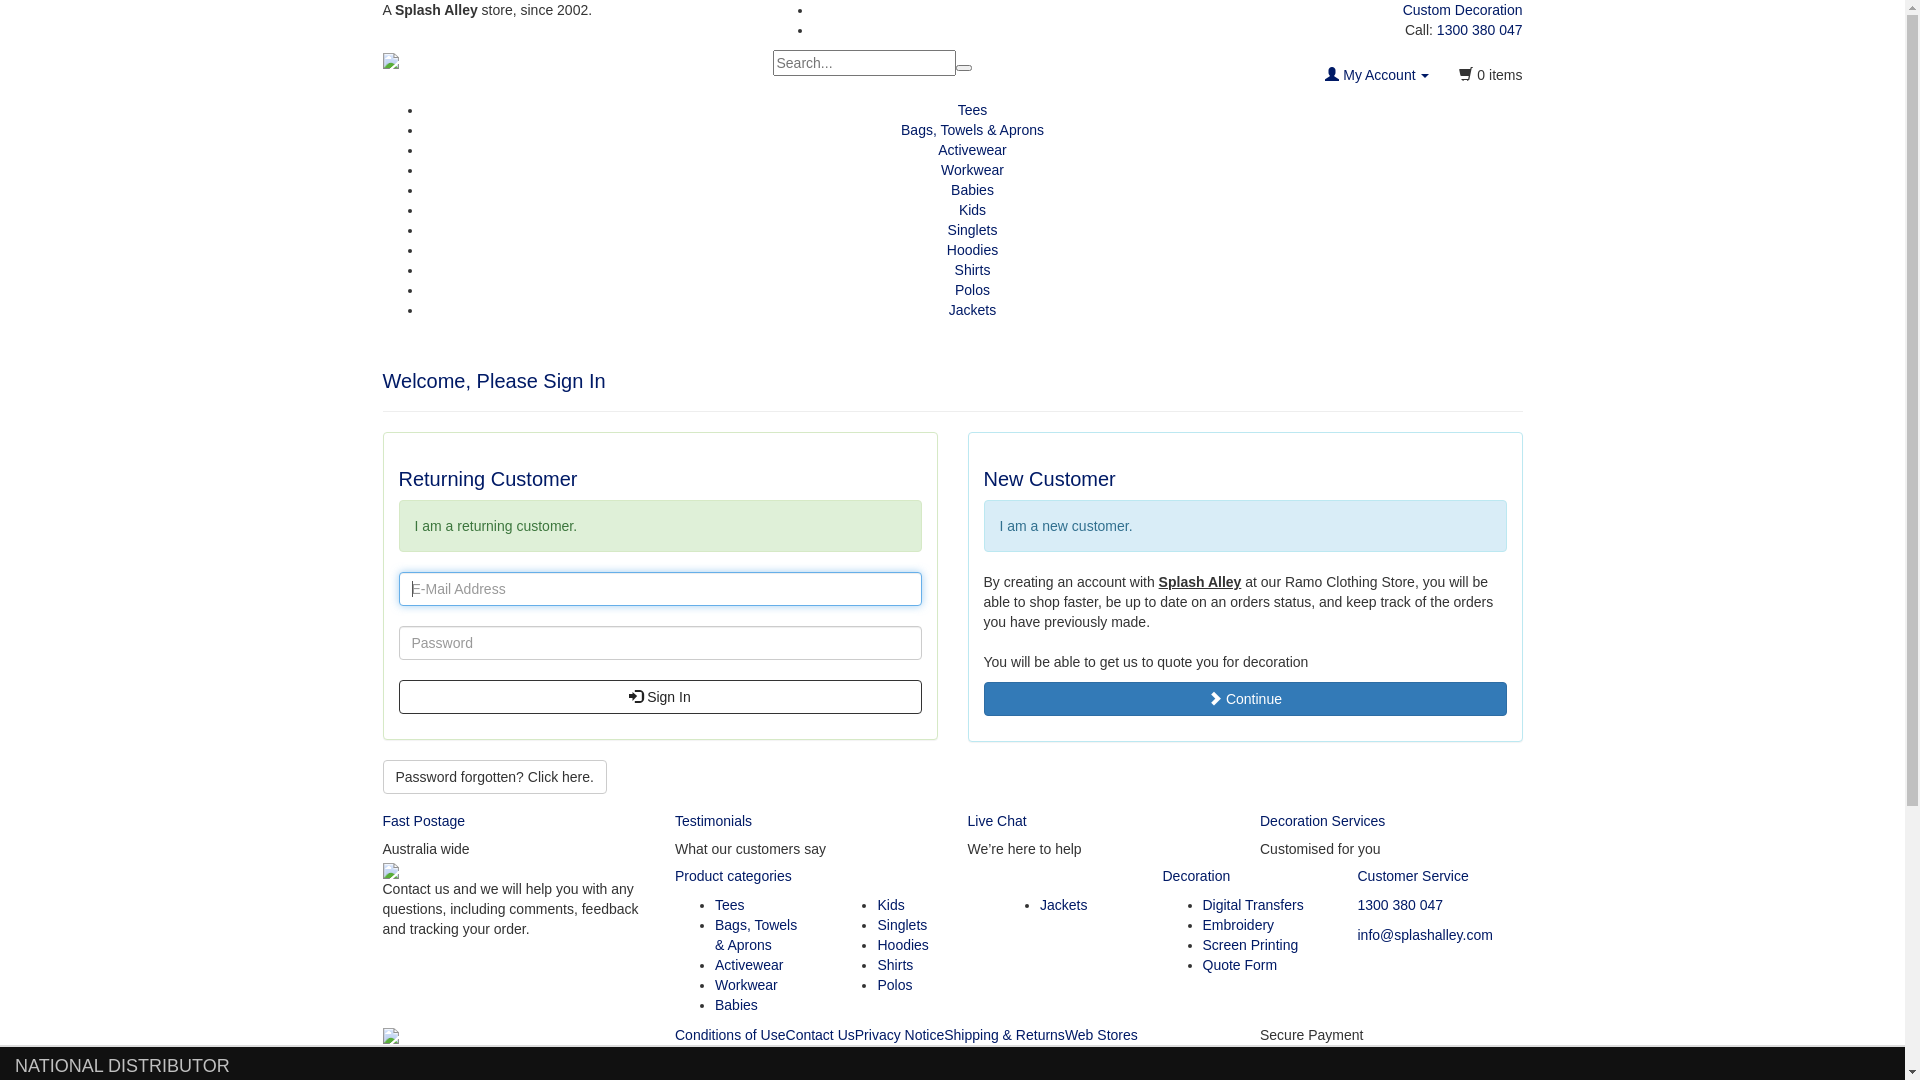  I want to click on 'Shirts', so click(973, 270).